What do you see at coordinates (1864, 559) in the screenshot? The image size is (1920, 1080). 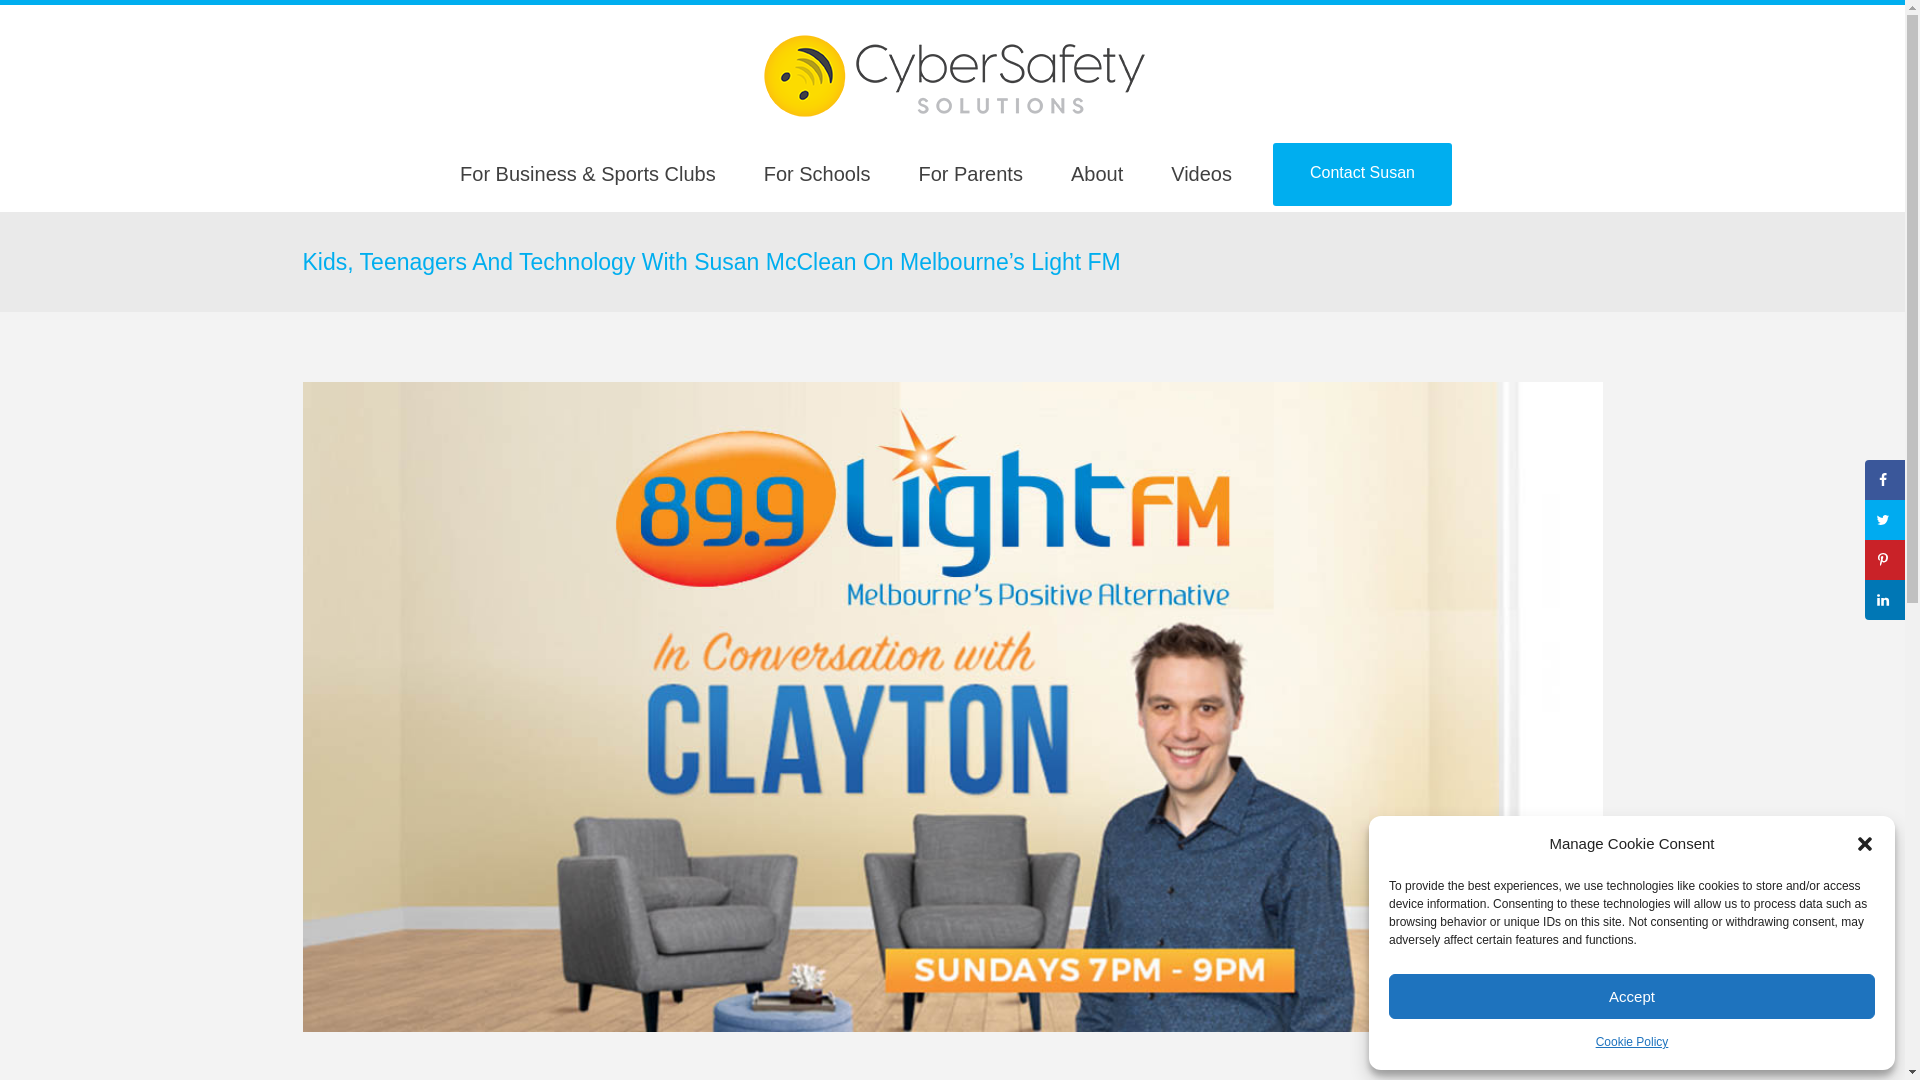 I see `'Save to Pinterest'` at bounding box center [1864, 559].